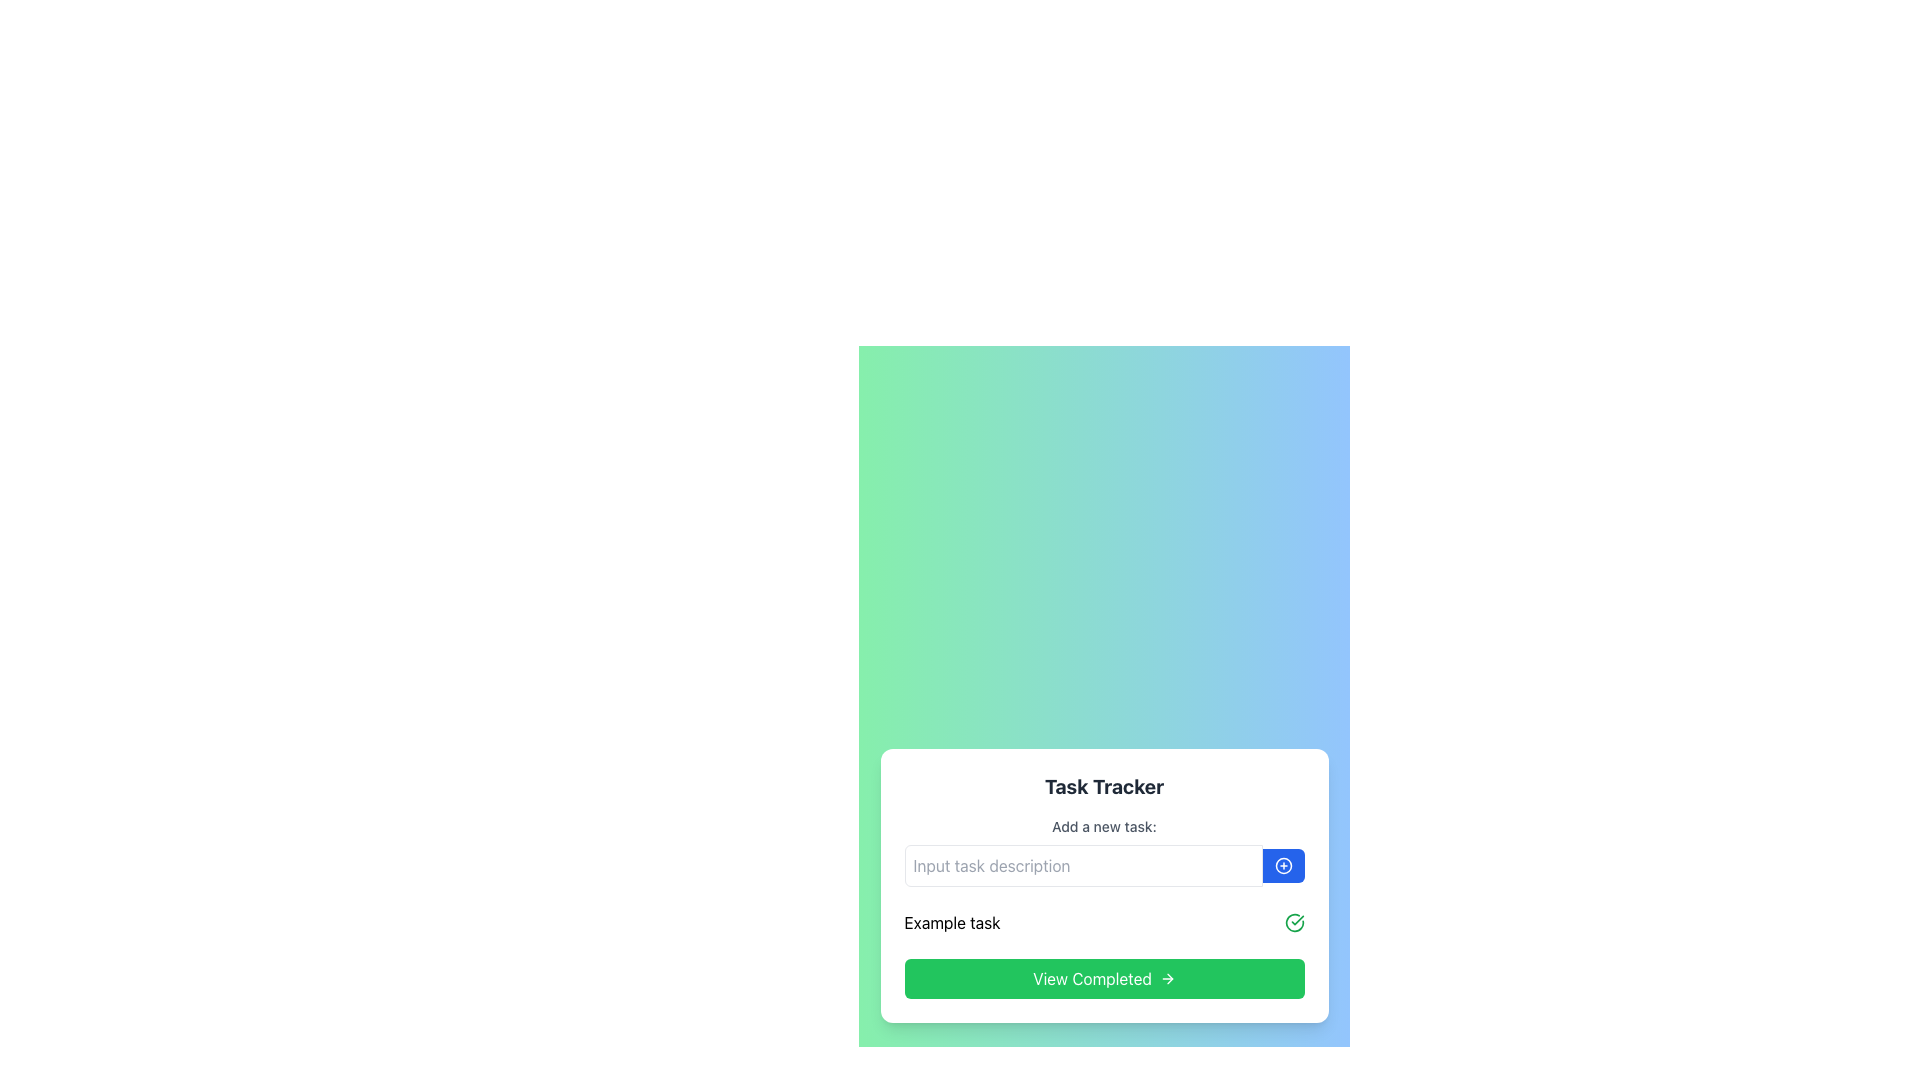 The image size is (1920, 1080). Describe the element at coordinates (1167, 978) in the screenshot. I see `the right arrow icon located at the right side of the 'View Completed' green button` at that location.